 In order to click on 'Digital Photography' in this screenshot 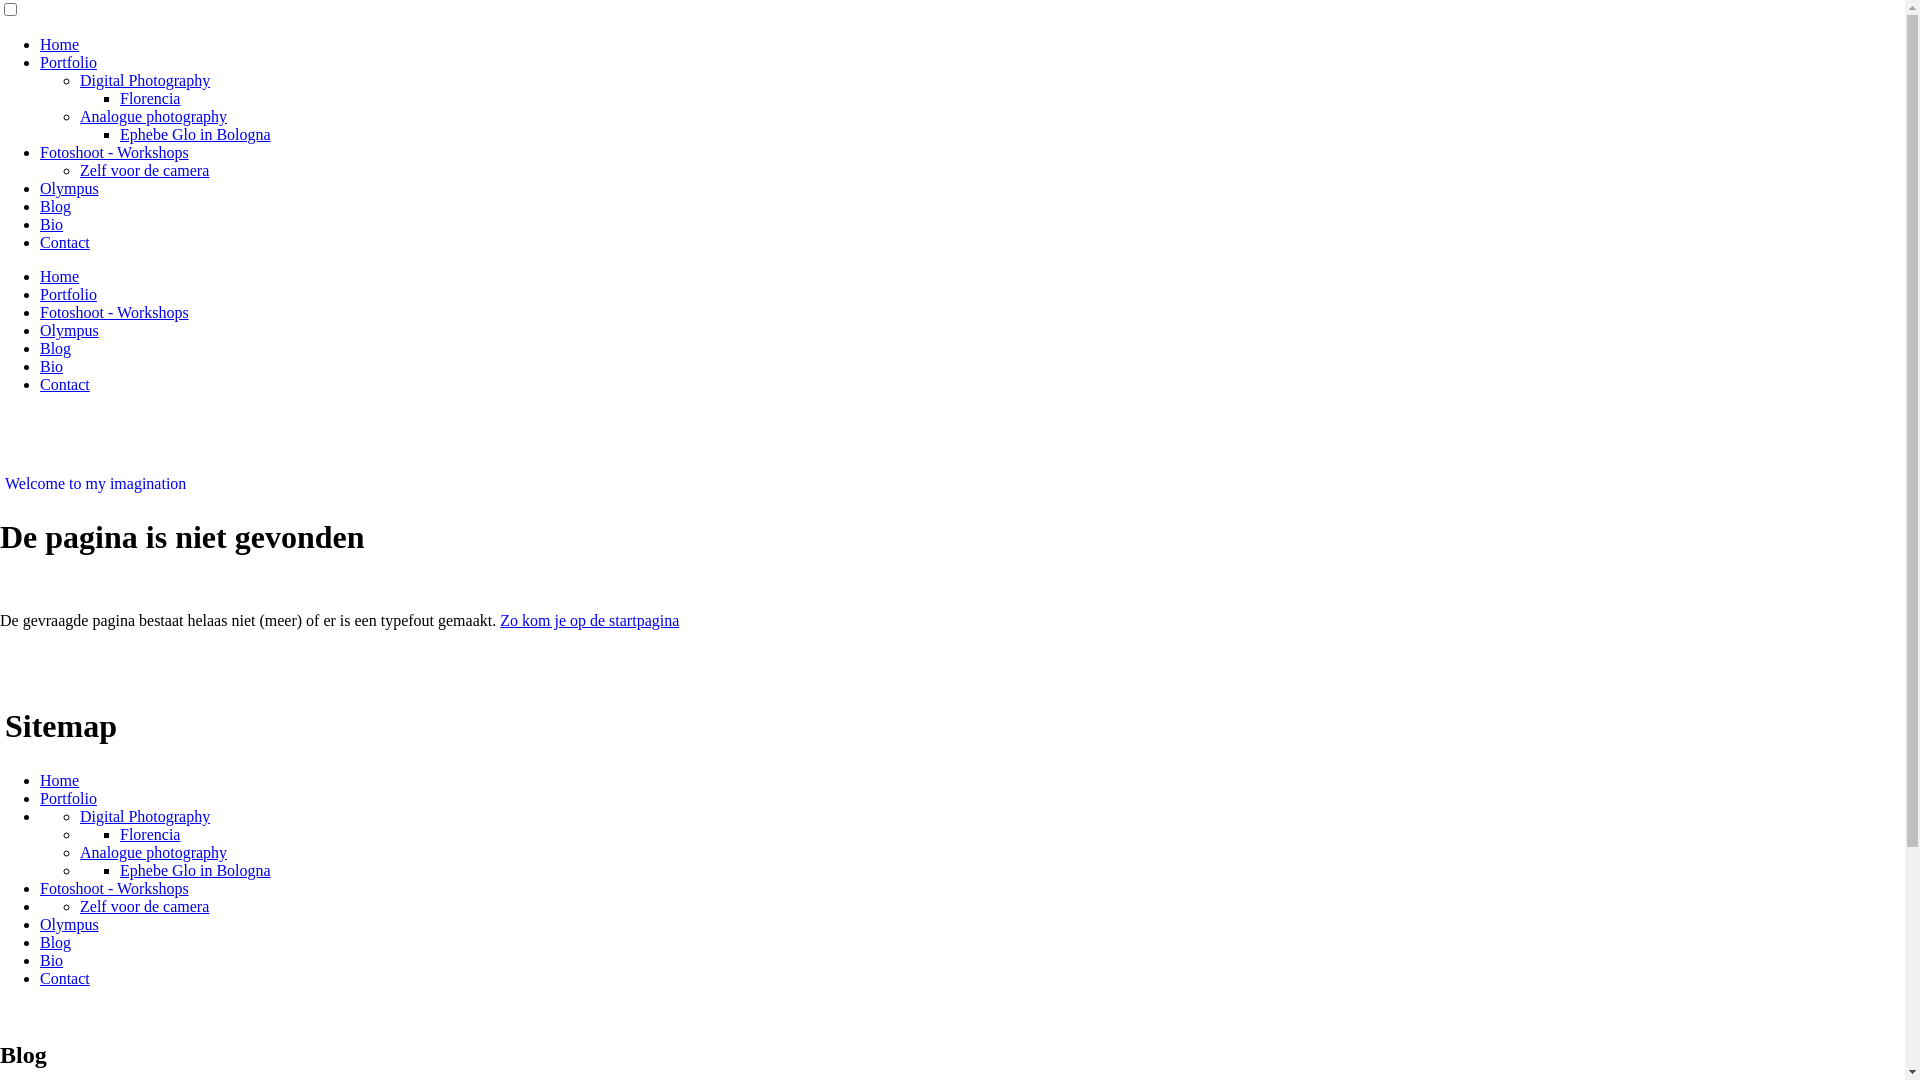, I will do `click(143, 79)`.